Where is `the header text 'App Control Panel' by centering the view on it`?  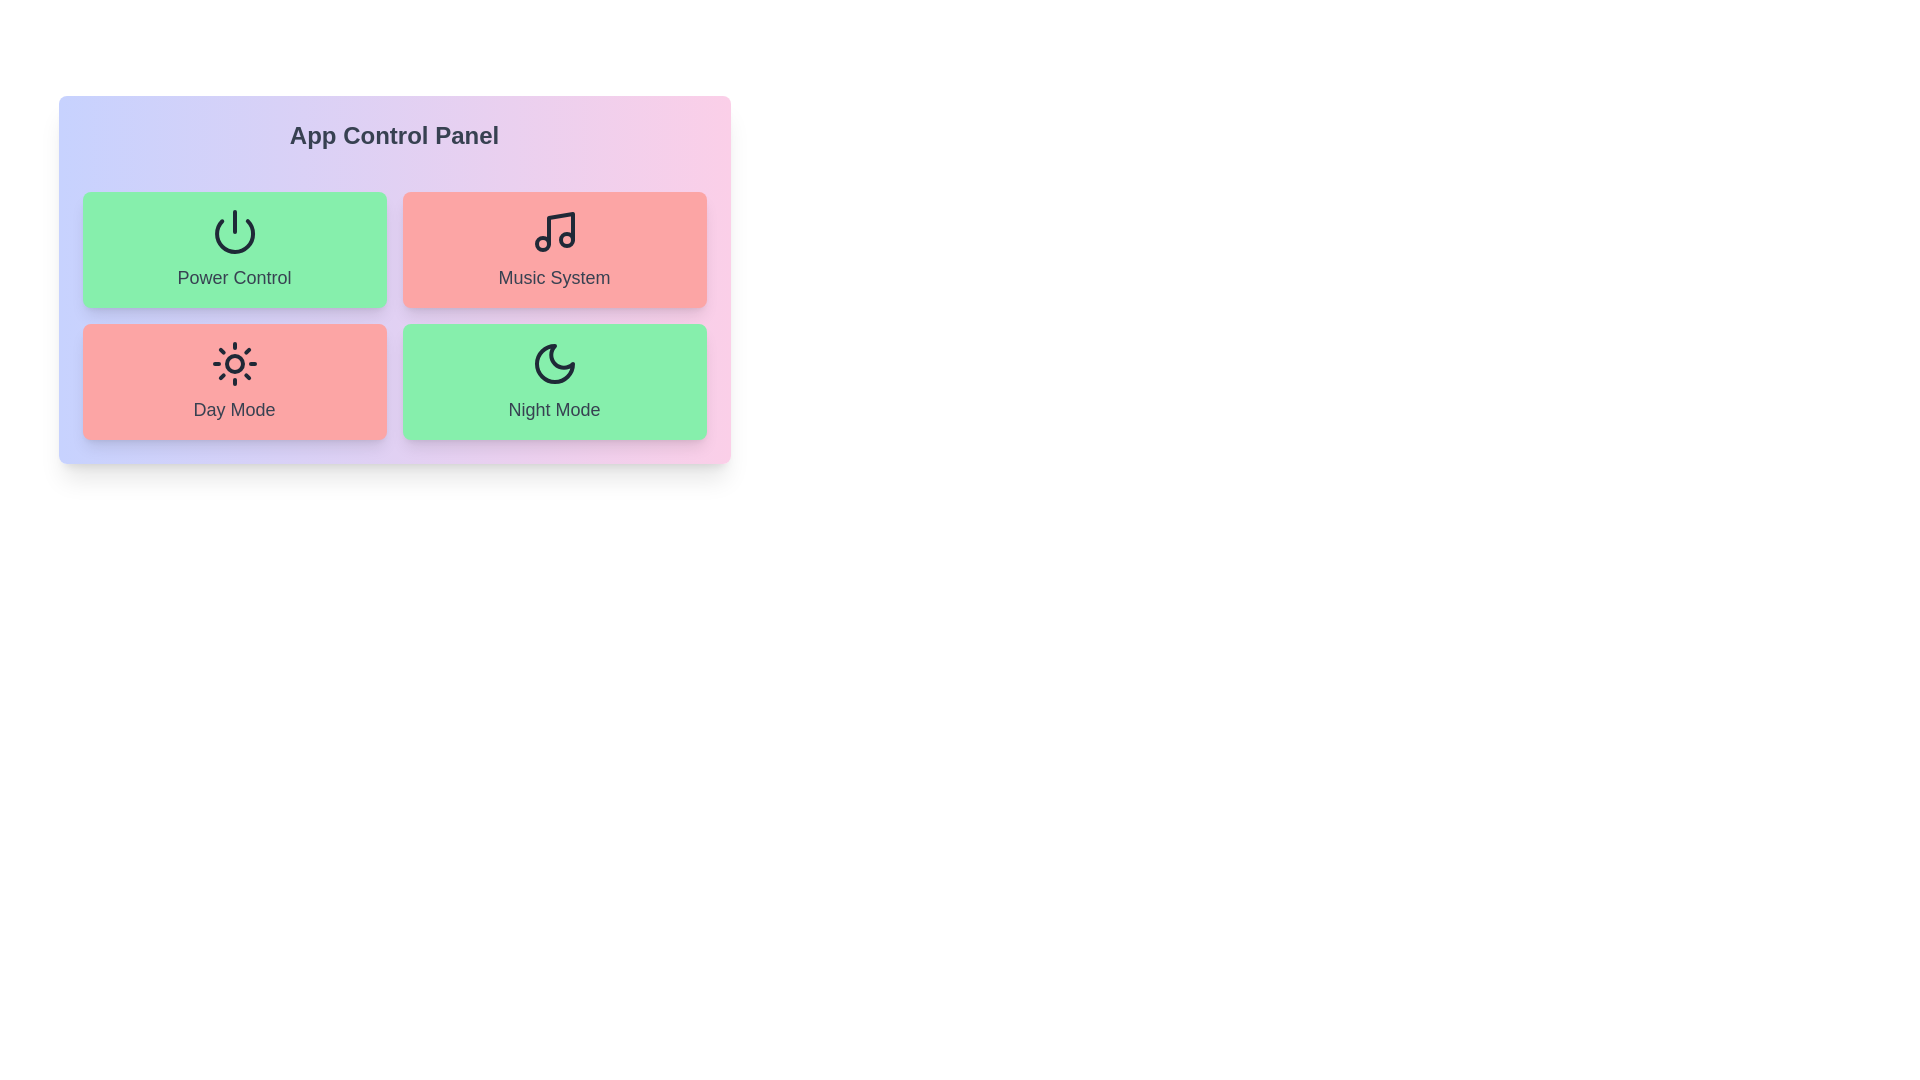 the header text 'App Control Panel' by centering the view on it is located at coordinates (394, 135).